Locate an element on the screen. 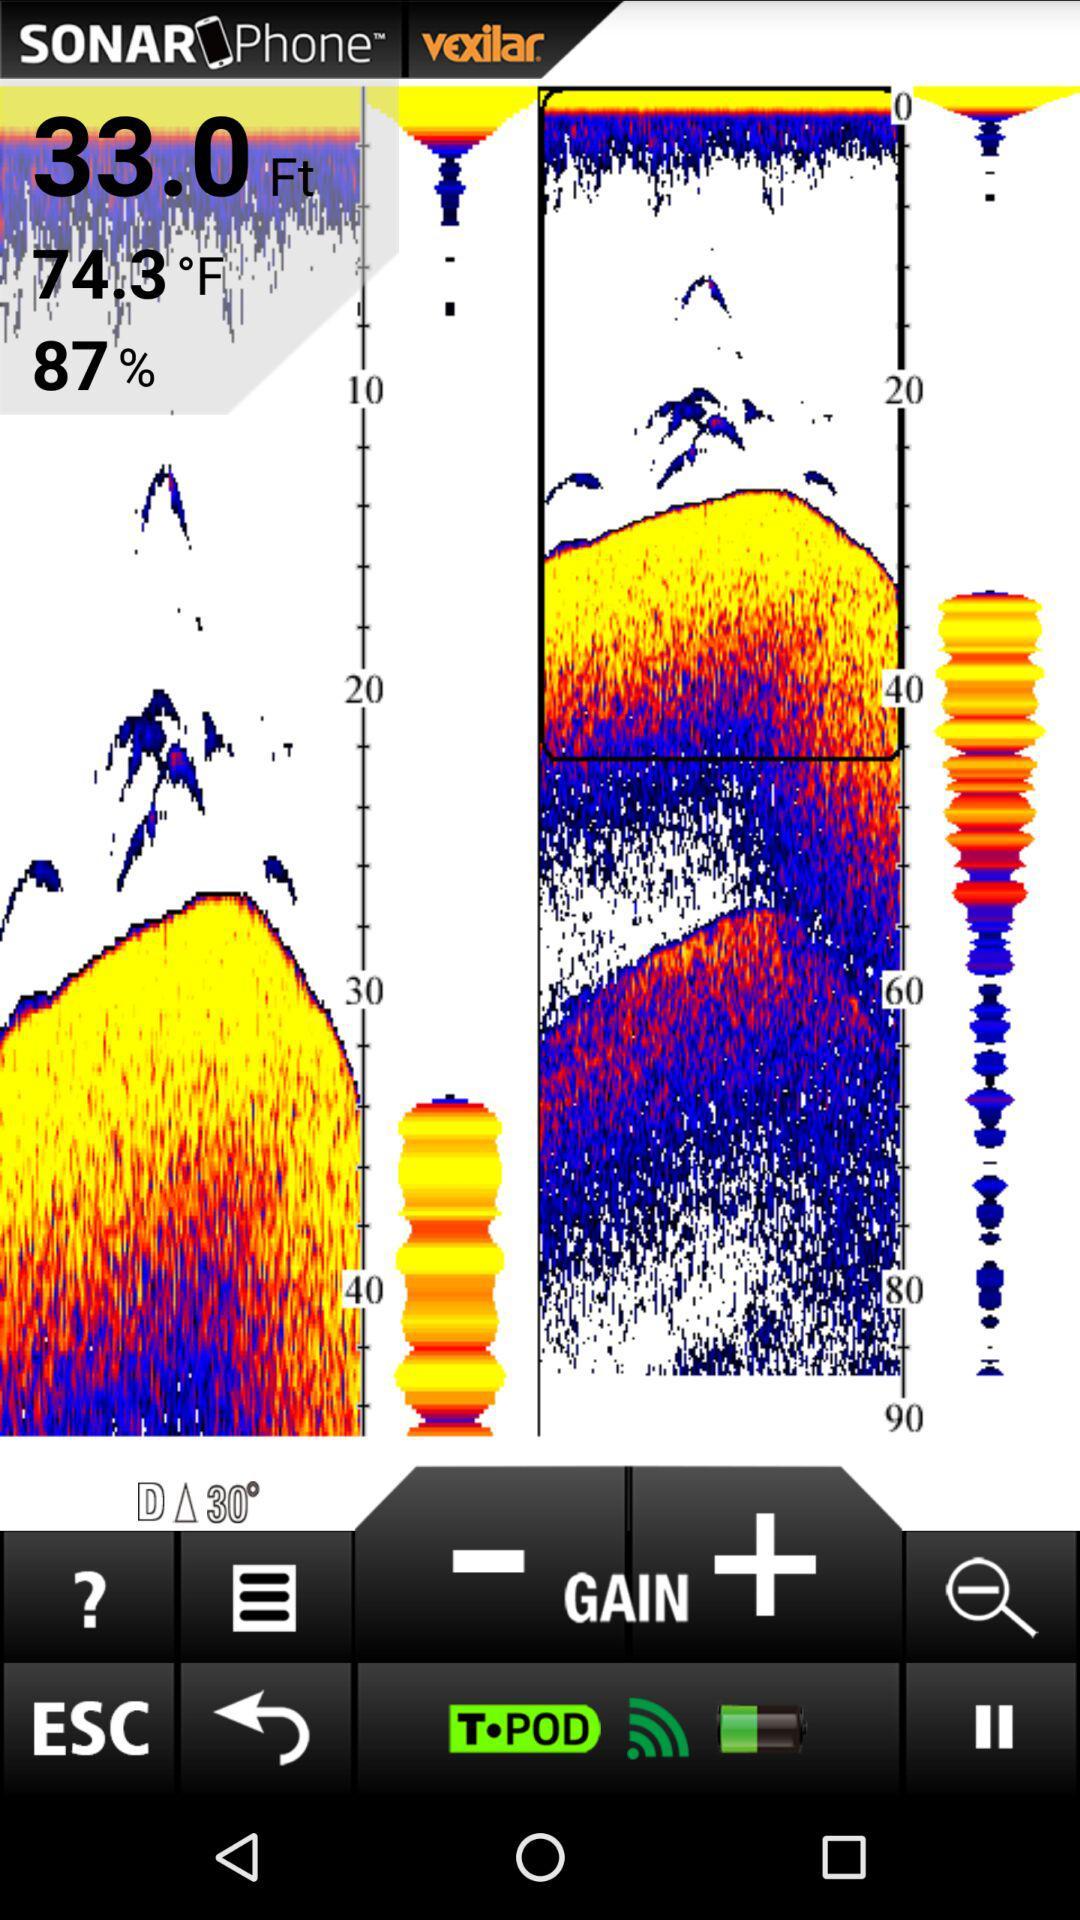  the menu icon is located at coordinates (264, 1708).